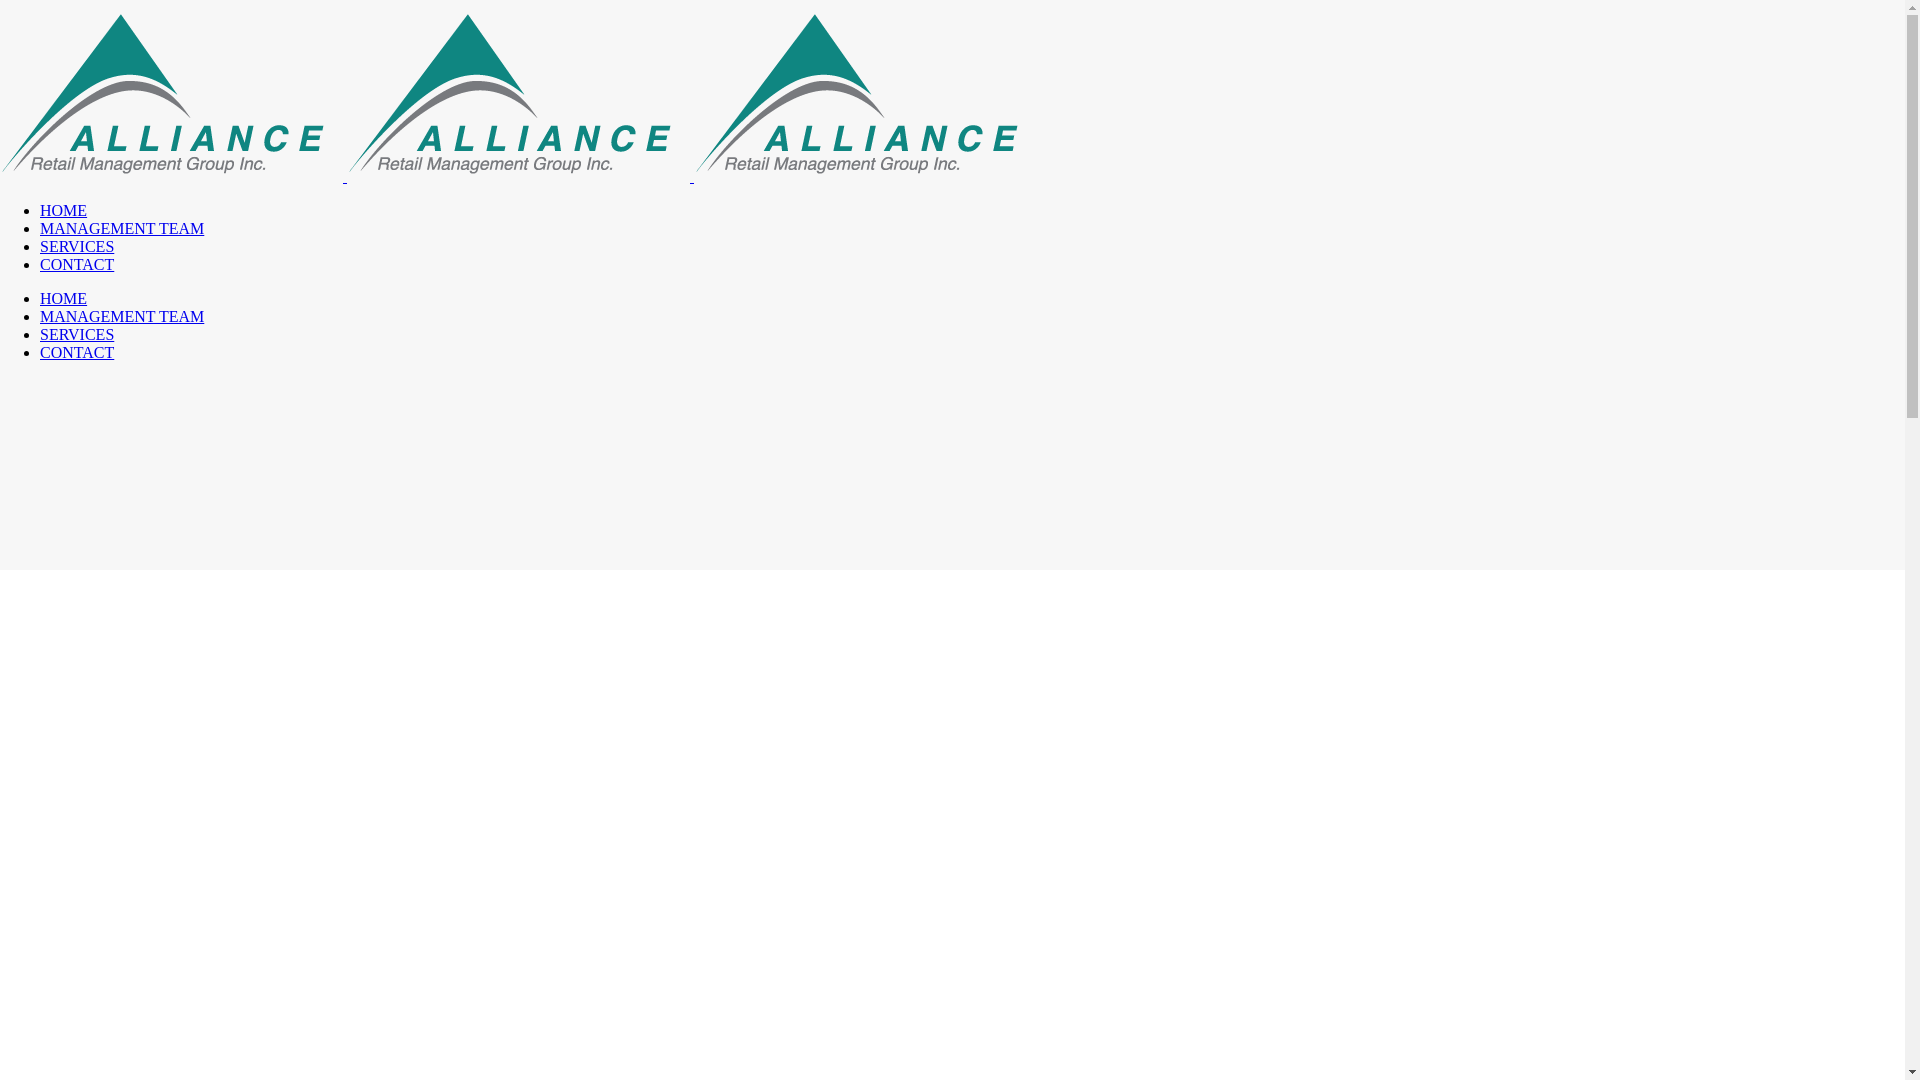  I want to click on 'CONTACT', so click(76, 263).